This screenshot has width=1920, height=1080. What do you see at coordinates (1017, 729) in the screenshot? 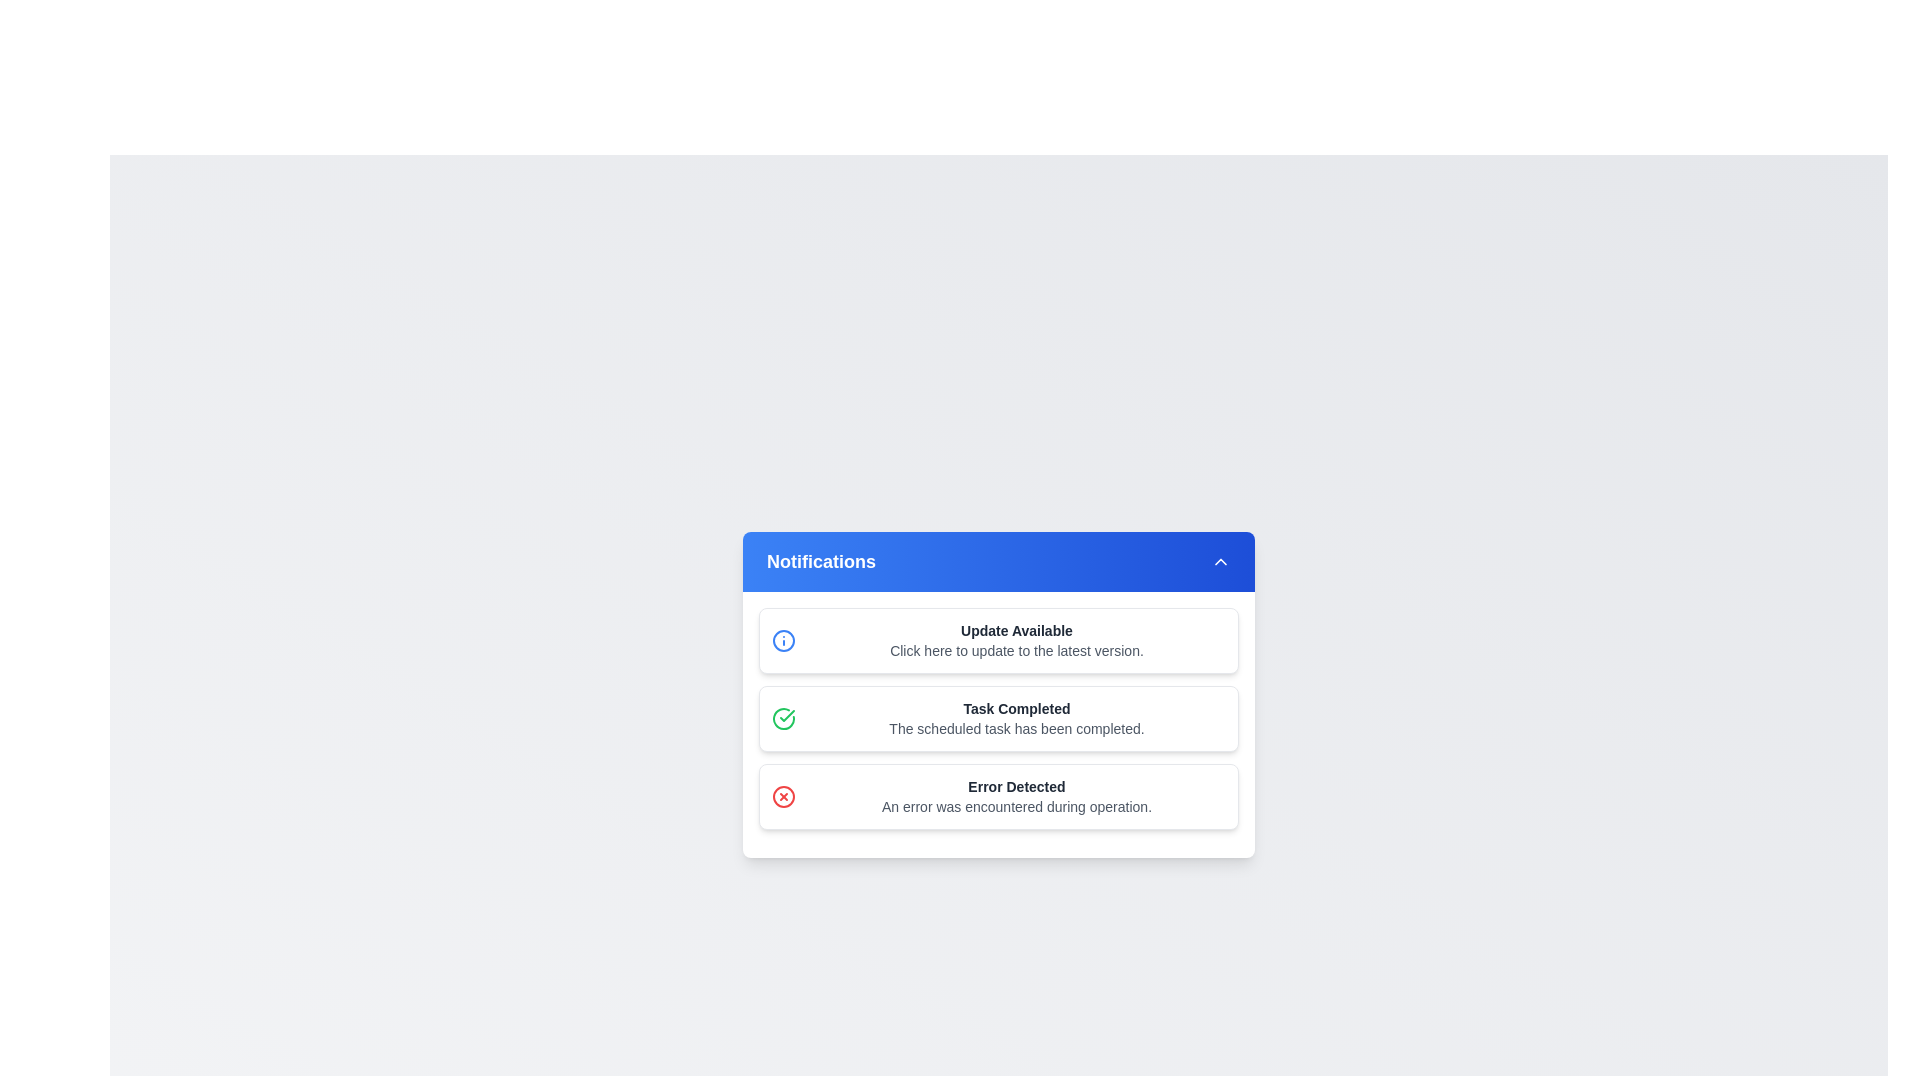
I see `the text label displaying 'The scheduled task has been completed.' which is styled with a smaller font and gray color, located directly below the 'Task Completed' headline within the notification card` at bounding box center [1017, 729].